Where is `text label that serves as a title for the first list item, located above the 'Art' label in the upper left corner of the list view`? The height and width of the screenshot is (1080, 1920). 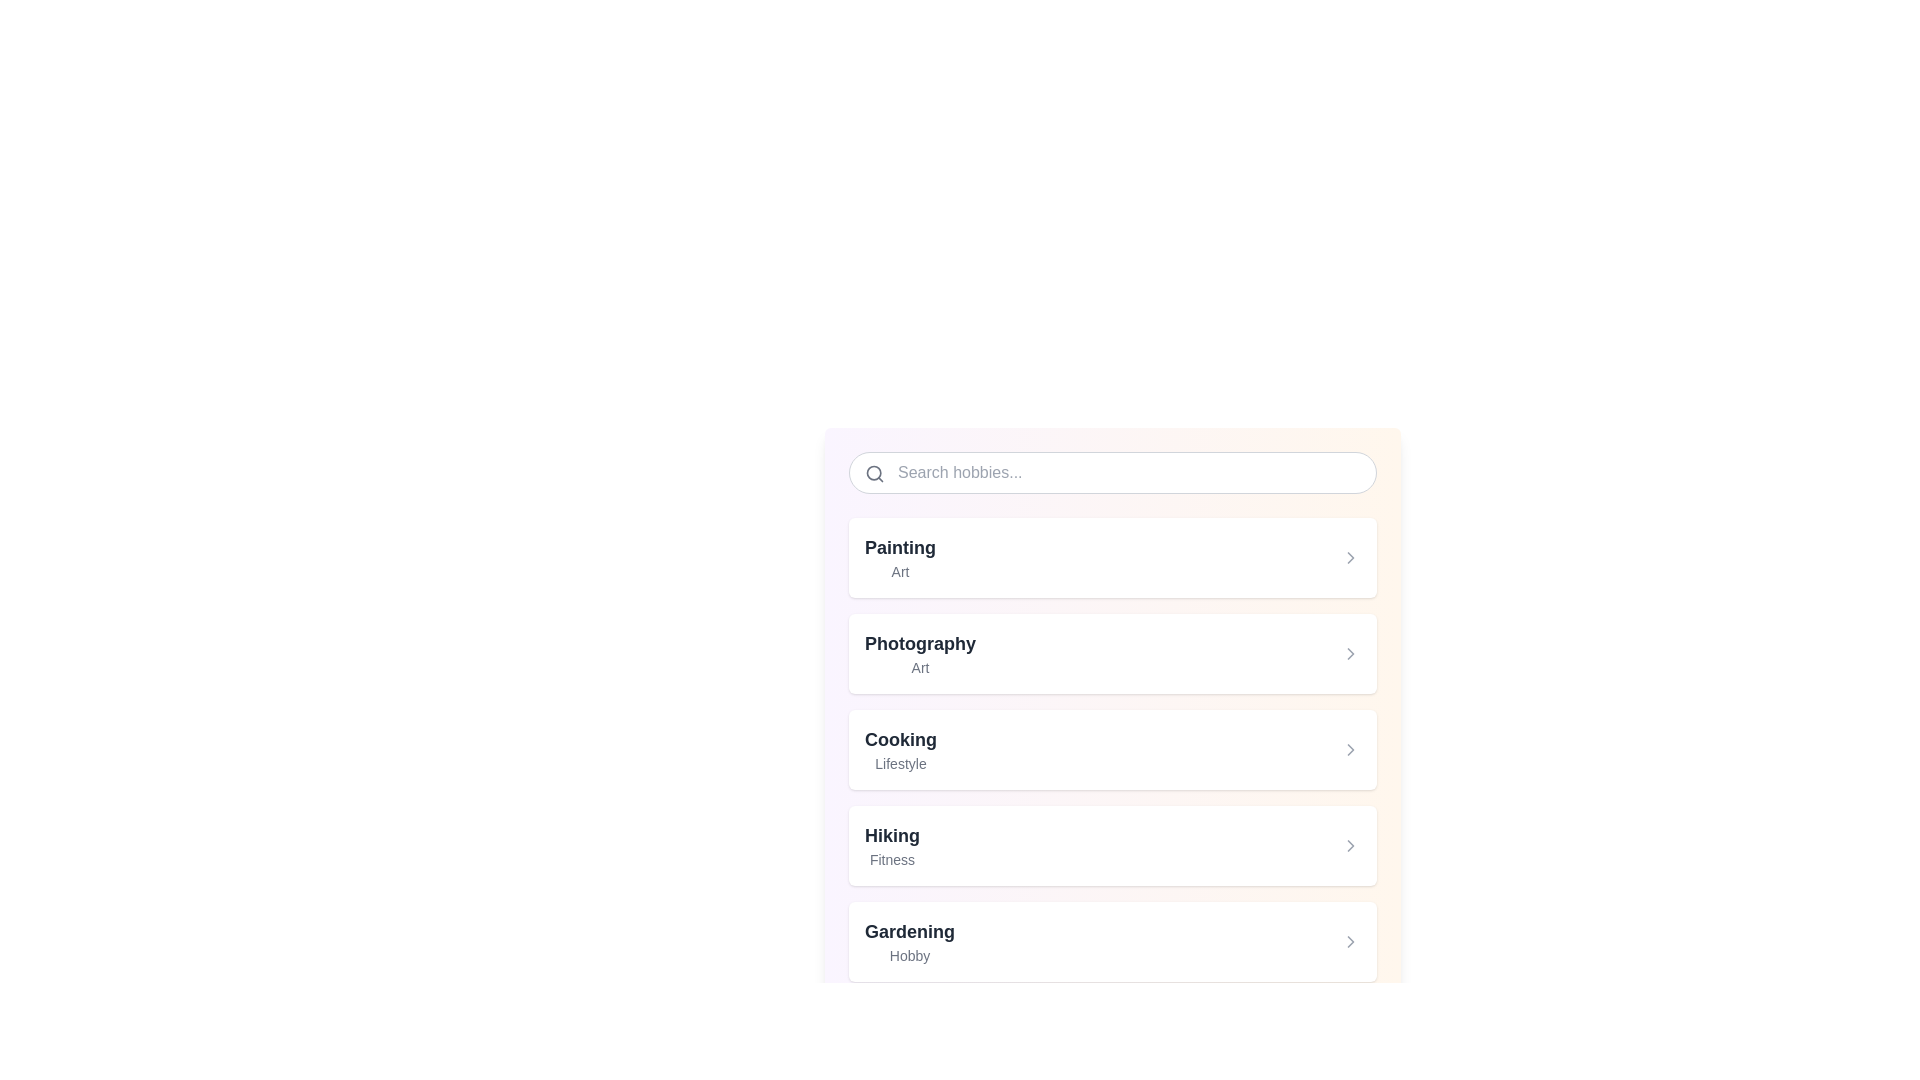 text label that serves as a title for the first list item, located above the 'Art' label in the upper left corner of the list view is located at coordinates (899, 547).